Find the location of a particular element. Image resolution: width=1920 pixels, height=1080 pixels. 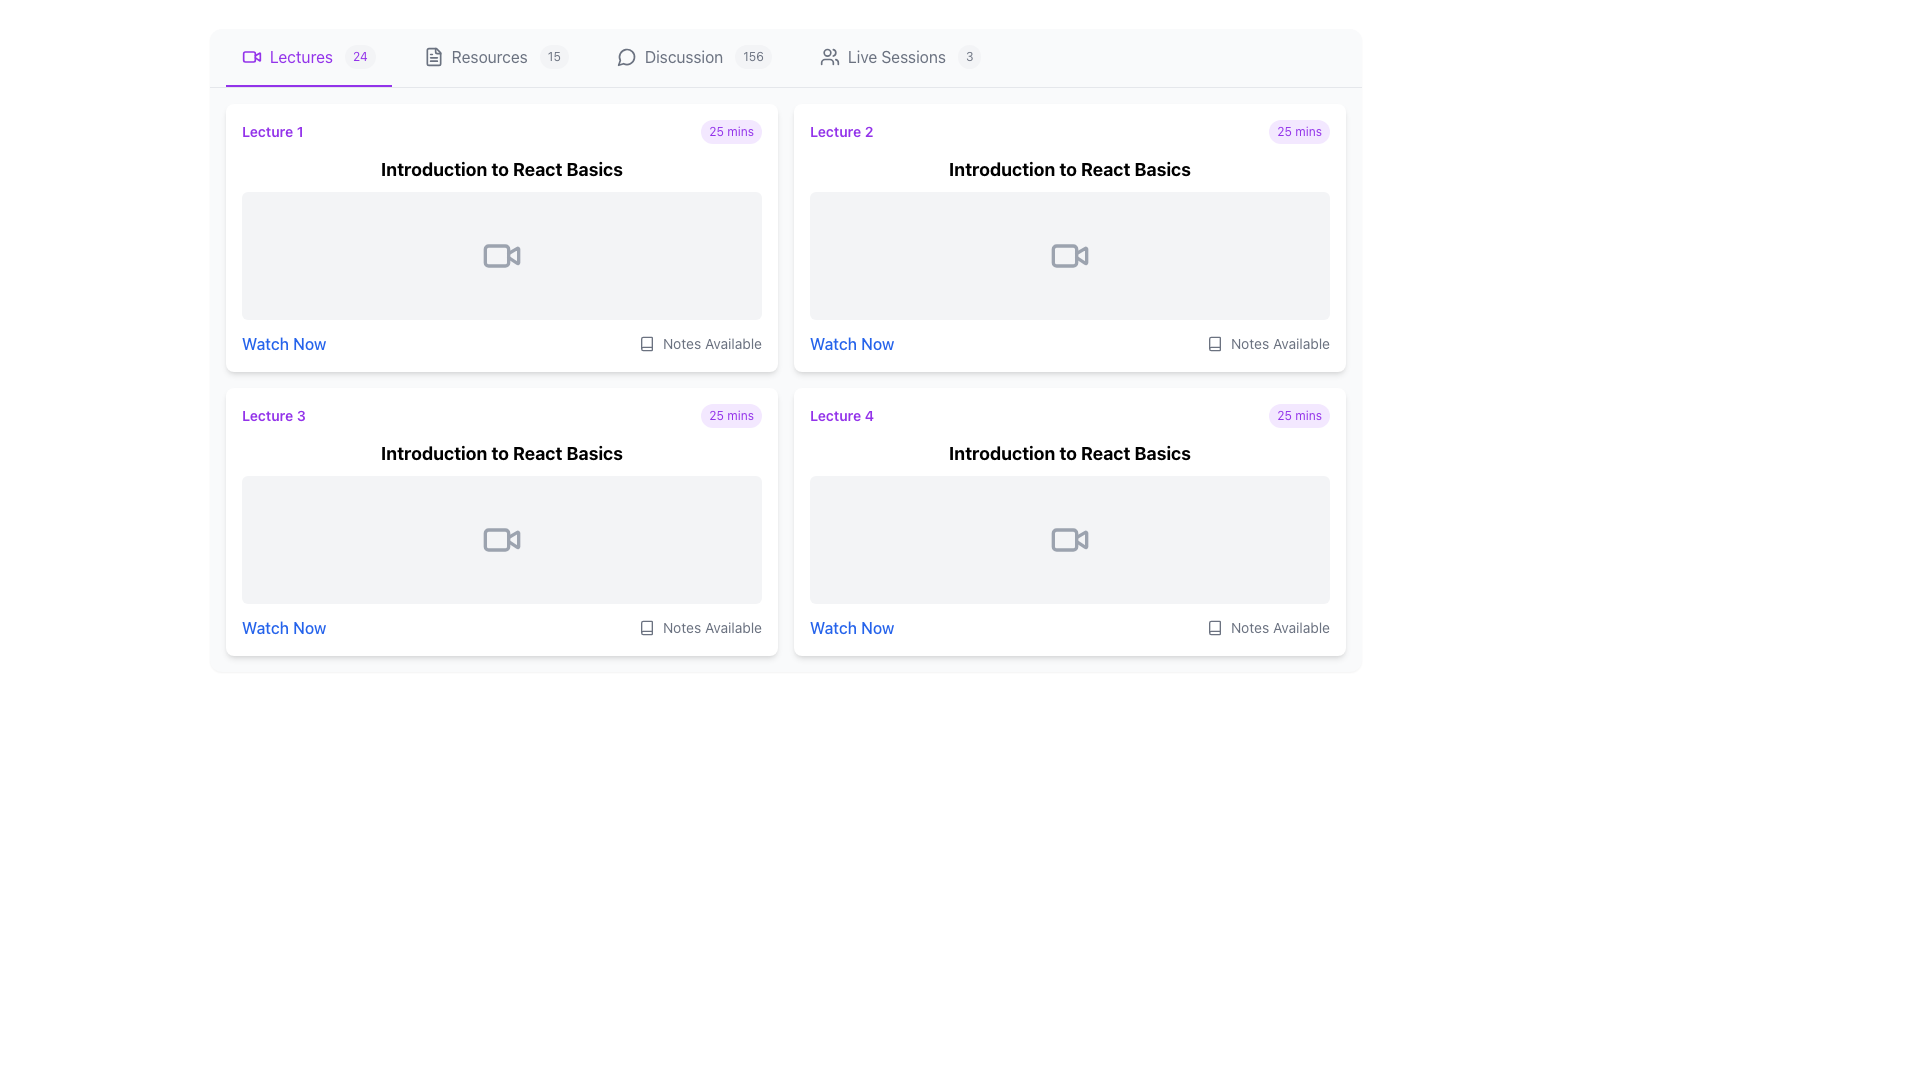

the circular icon with a speech bubble design located in the header section, positioned to the right of the 'Discussion' tab is located at coordinates (625, 56).